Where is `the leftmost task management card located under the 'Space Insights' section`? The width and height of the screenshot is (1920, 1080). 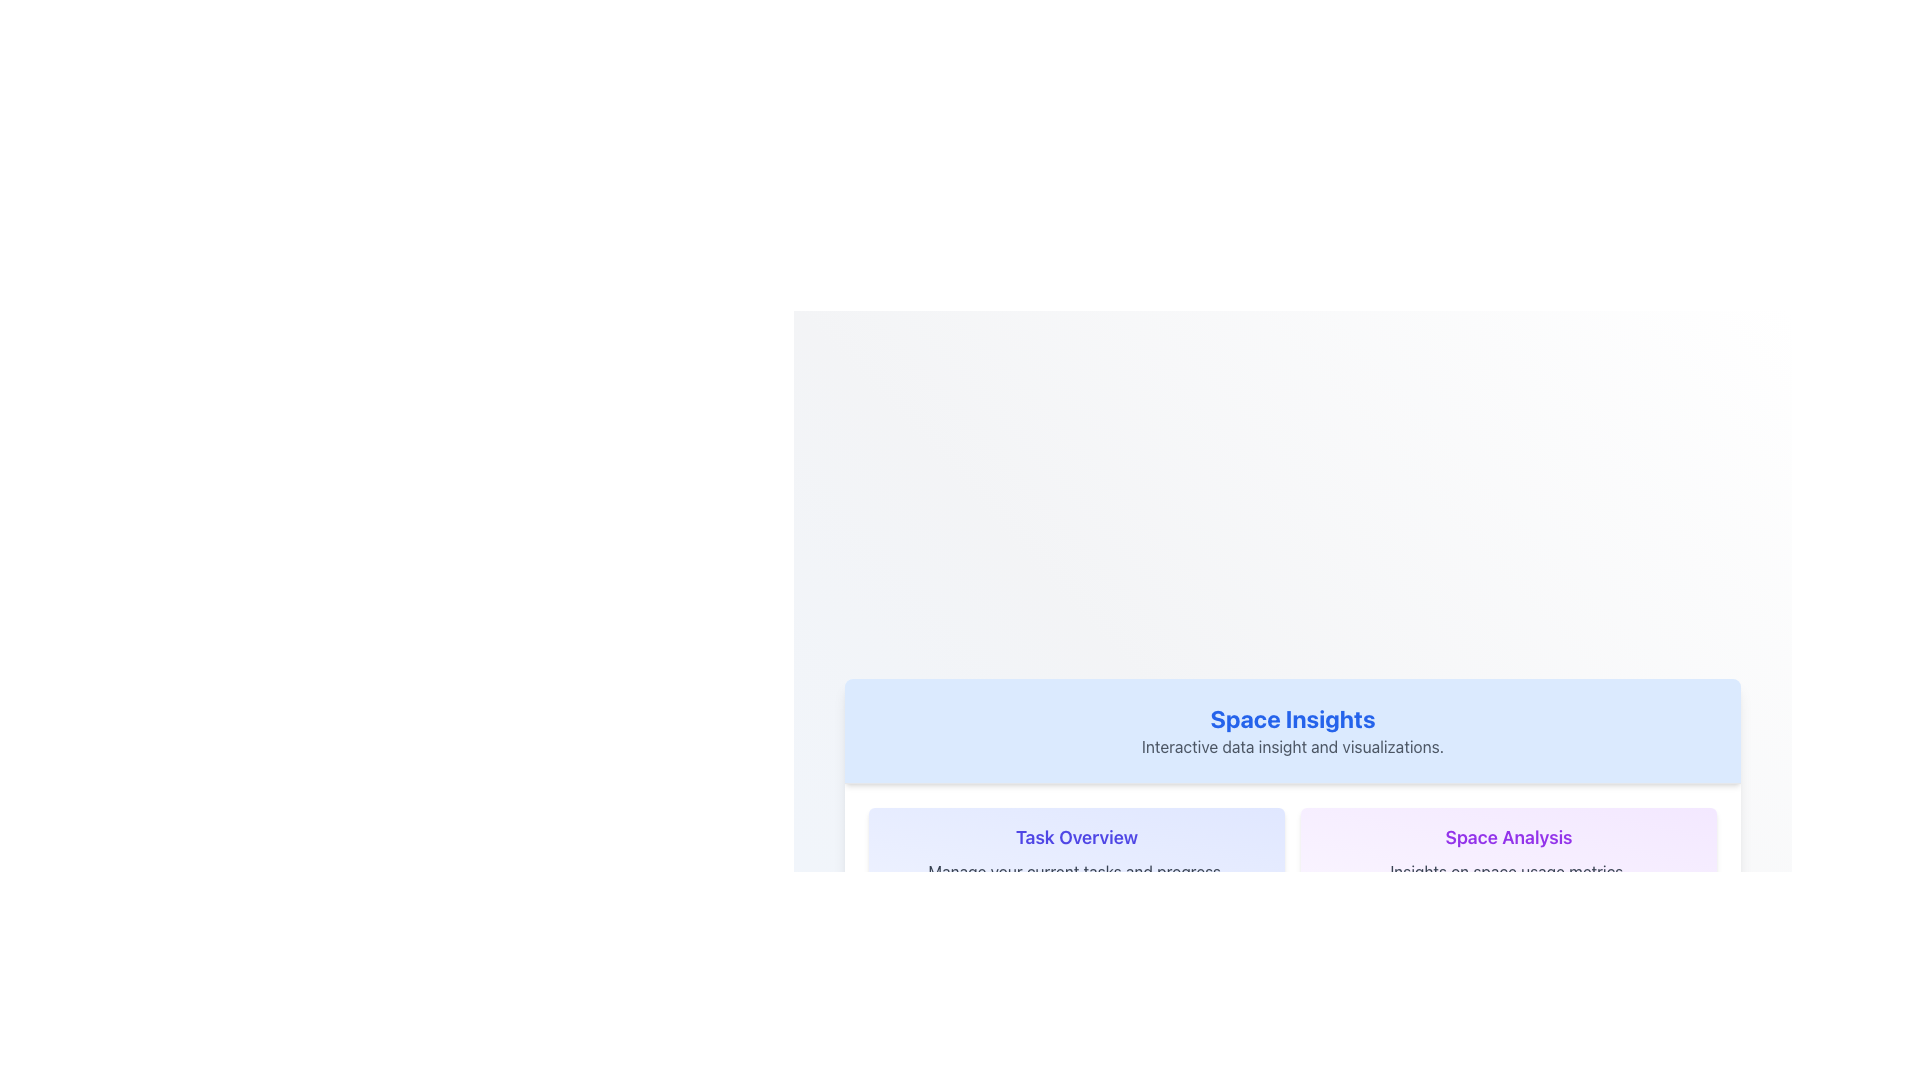
the leftmost task management card located under the 'Space Insights' section is located at coordinates (1075, 853).